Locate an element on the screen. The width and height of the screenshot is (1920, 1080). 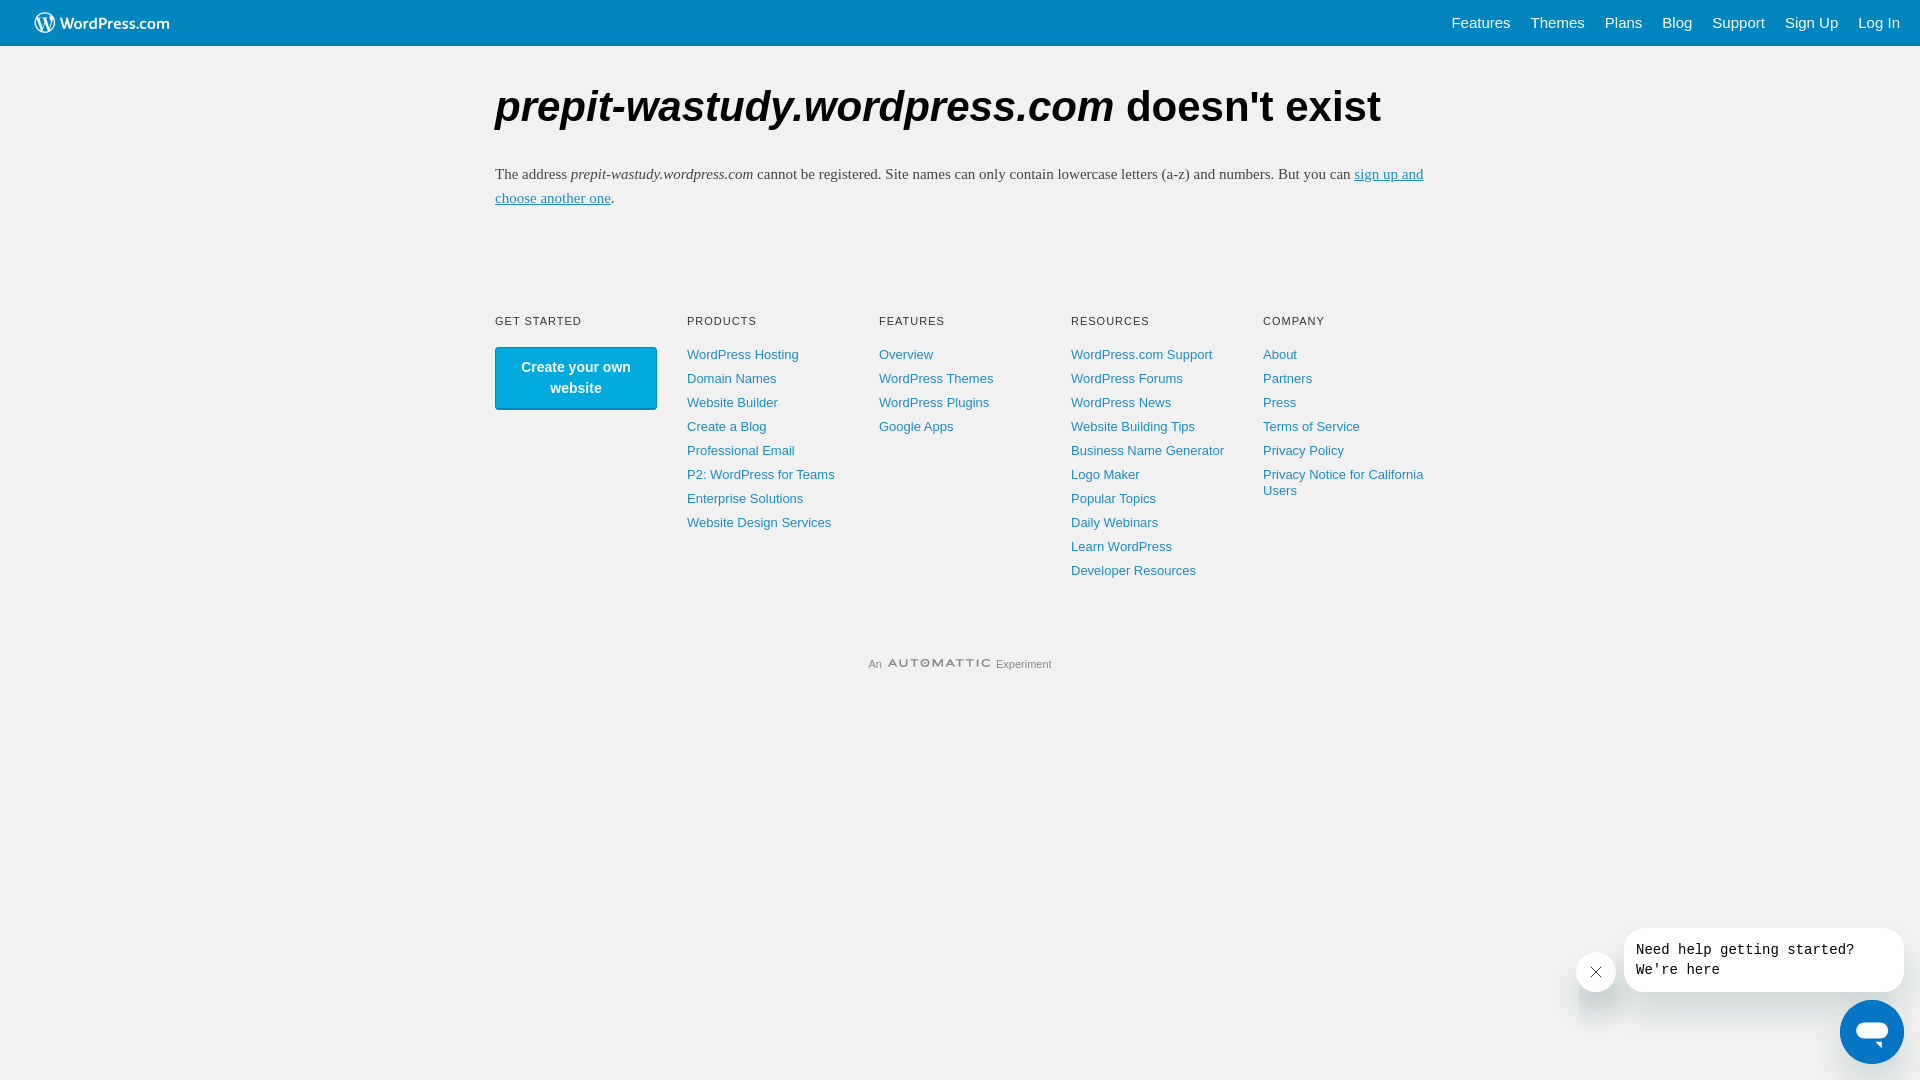
'Enterprise Solutions' is located at coordinates (743, 497).